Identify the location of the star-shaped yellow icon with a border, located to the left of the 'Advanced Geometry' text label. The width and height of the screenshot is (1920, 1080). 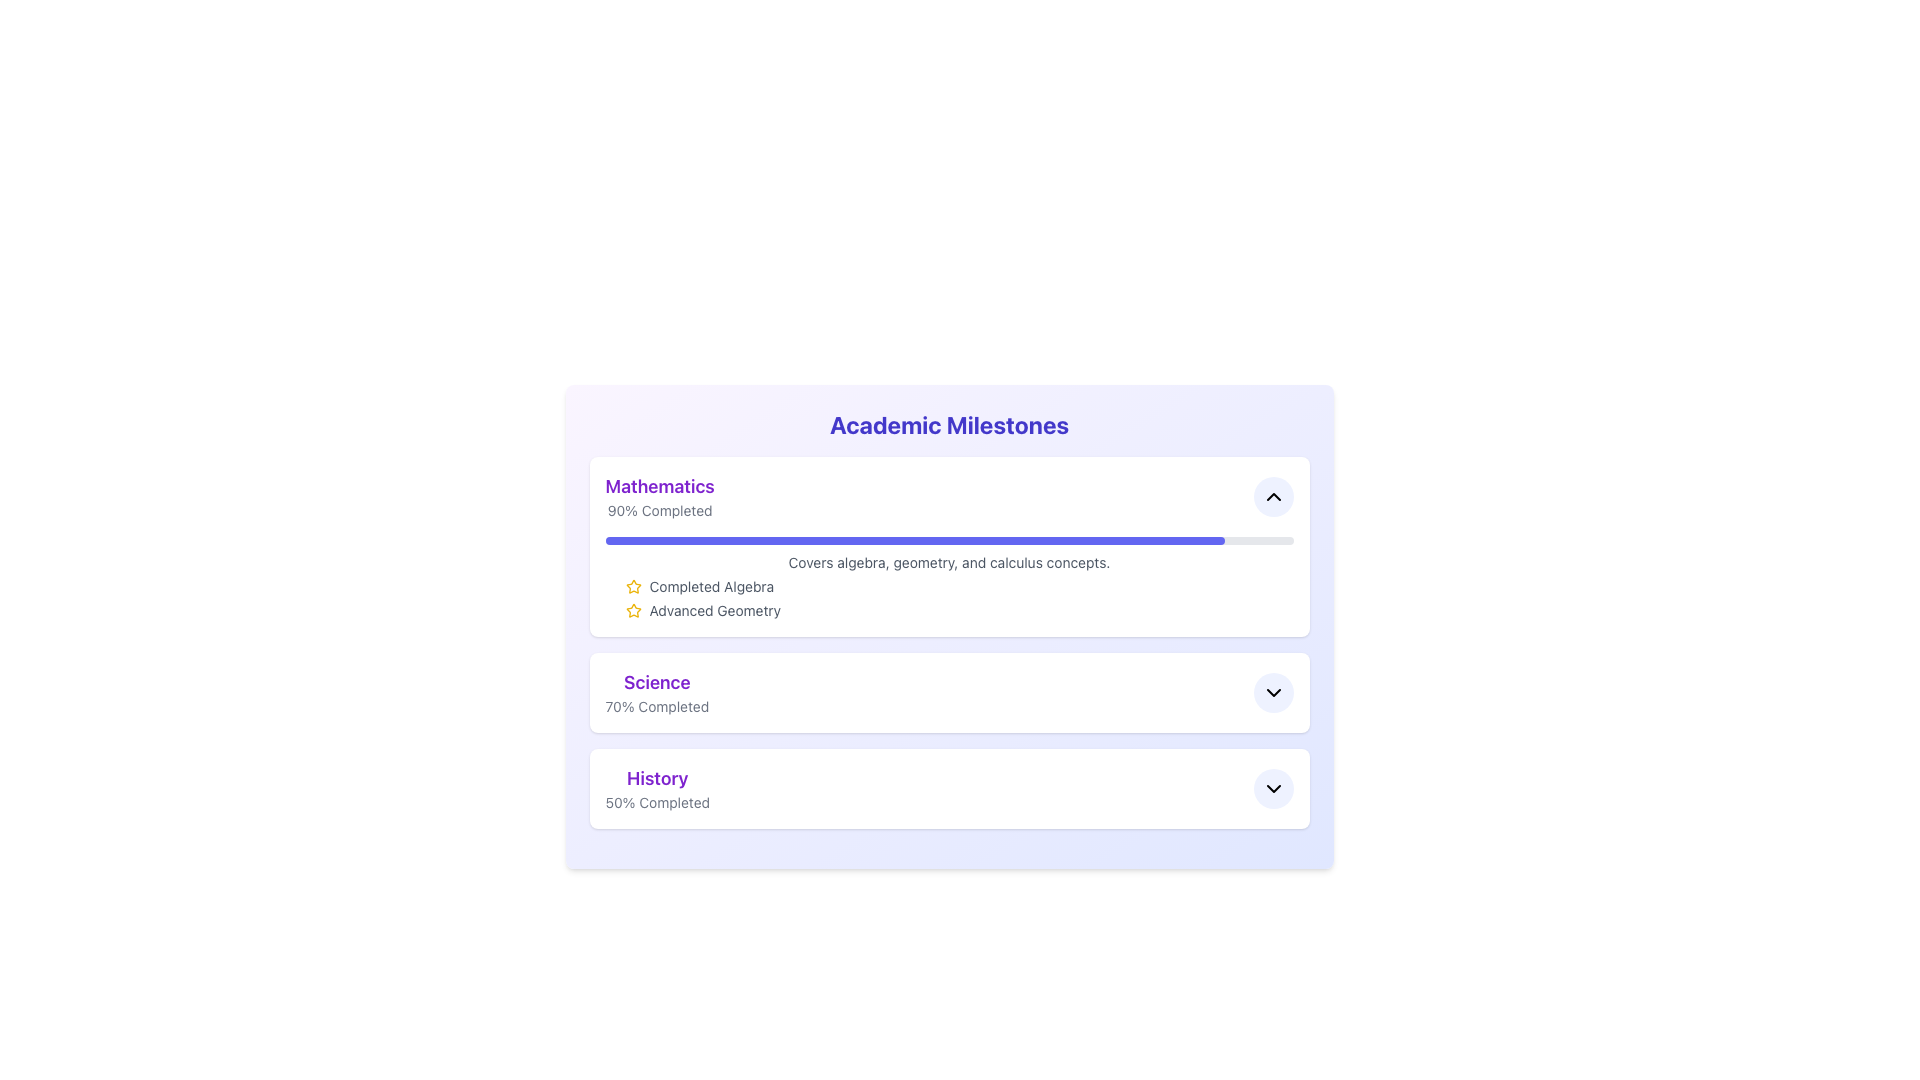
(632, 609).